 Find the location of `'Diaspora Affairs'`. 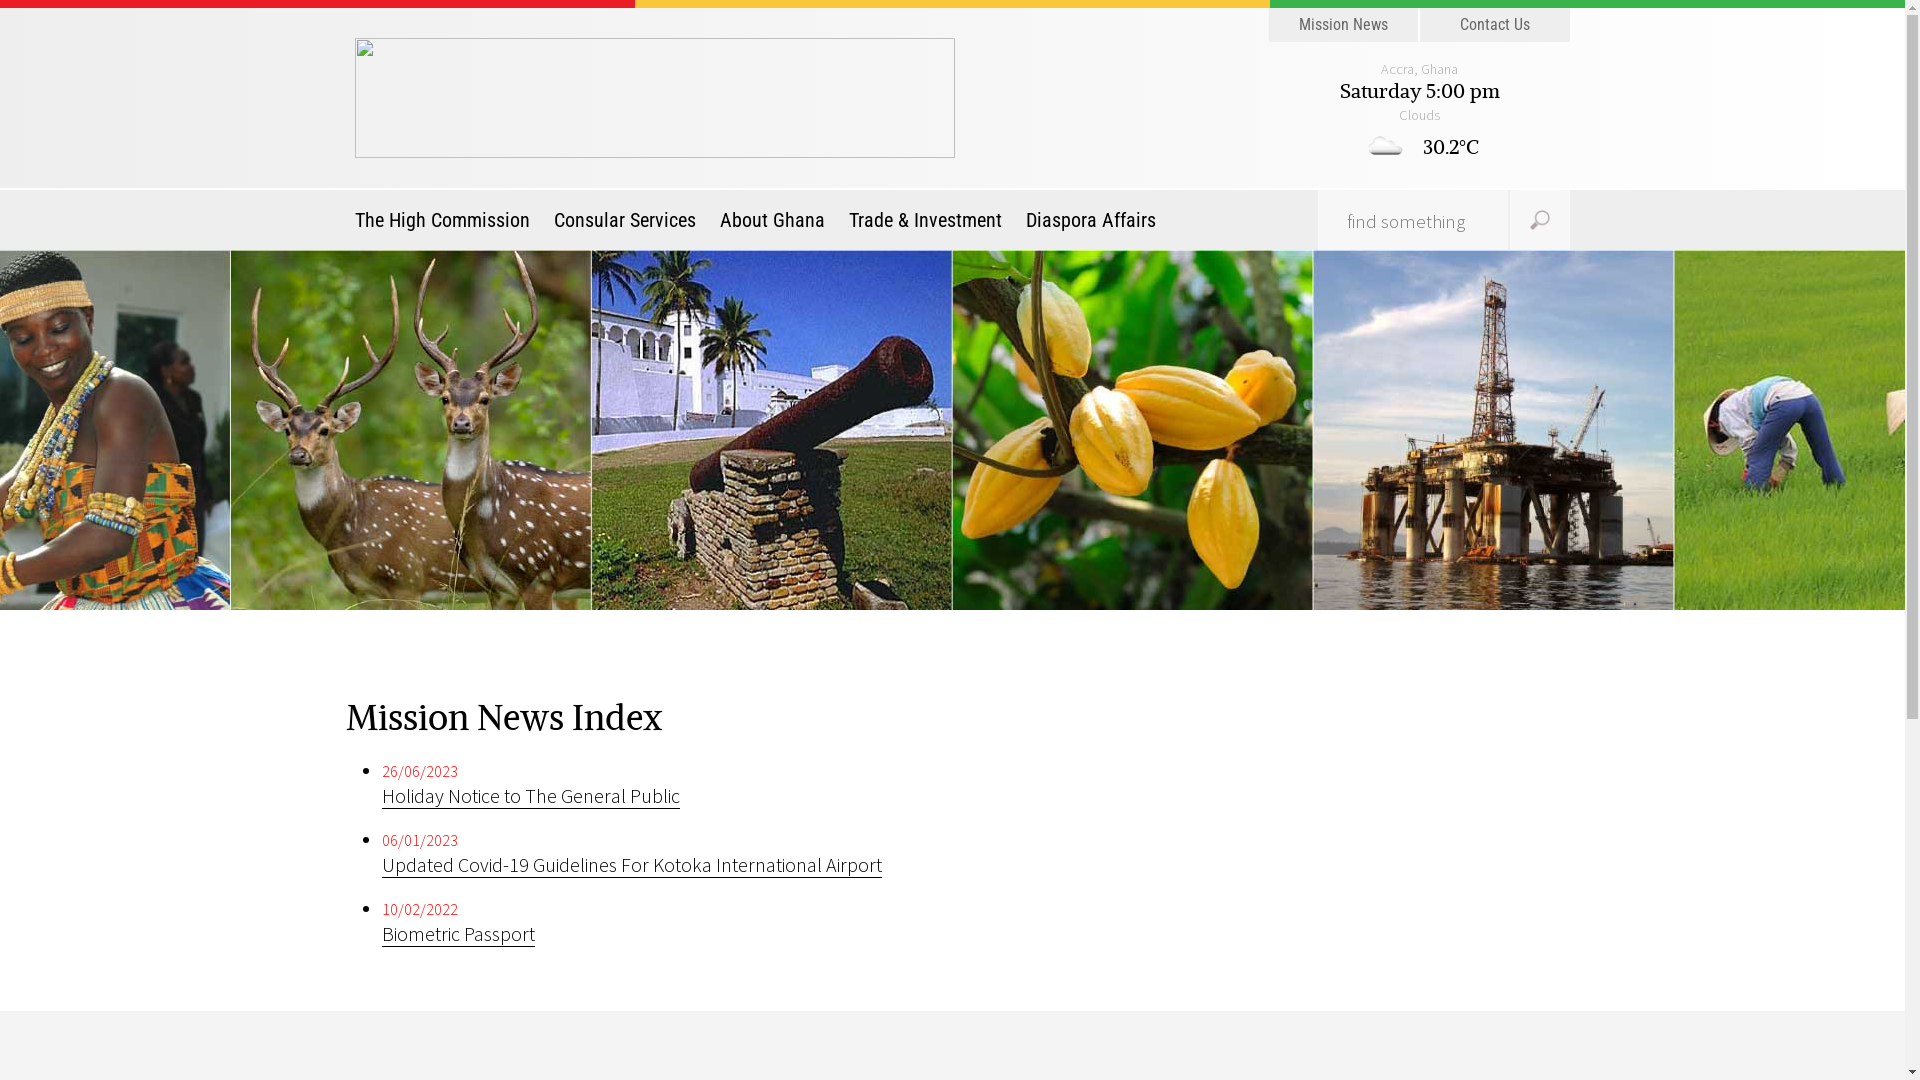

'Diaspora Affairs' is located at coordinates (1089, 219).